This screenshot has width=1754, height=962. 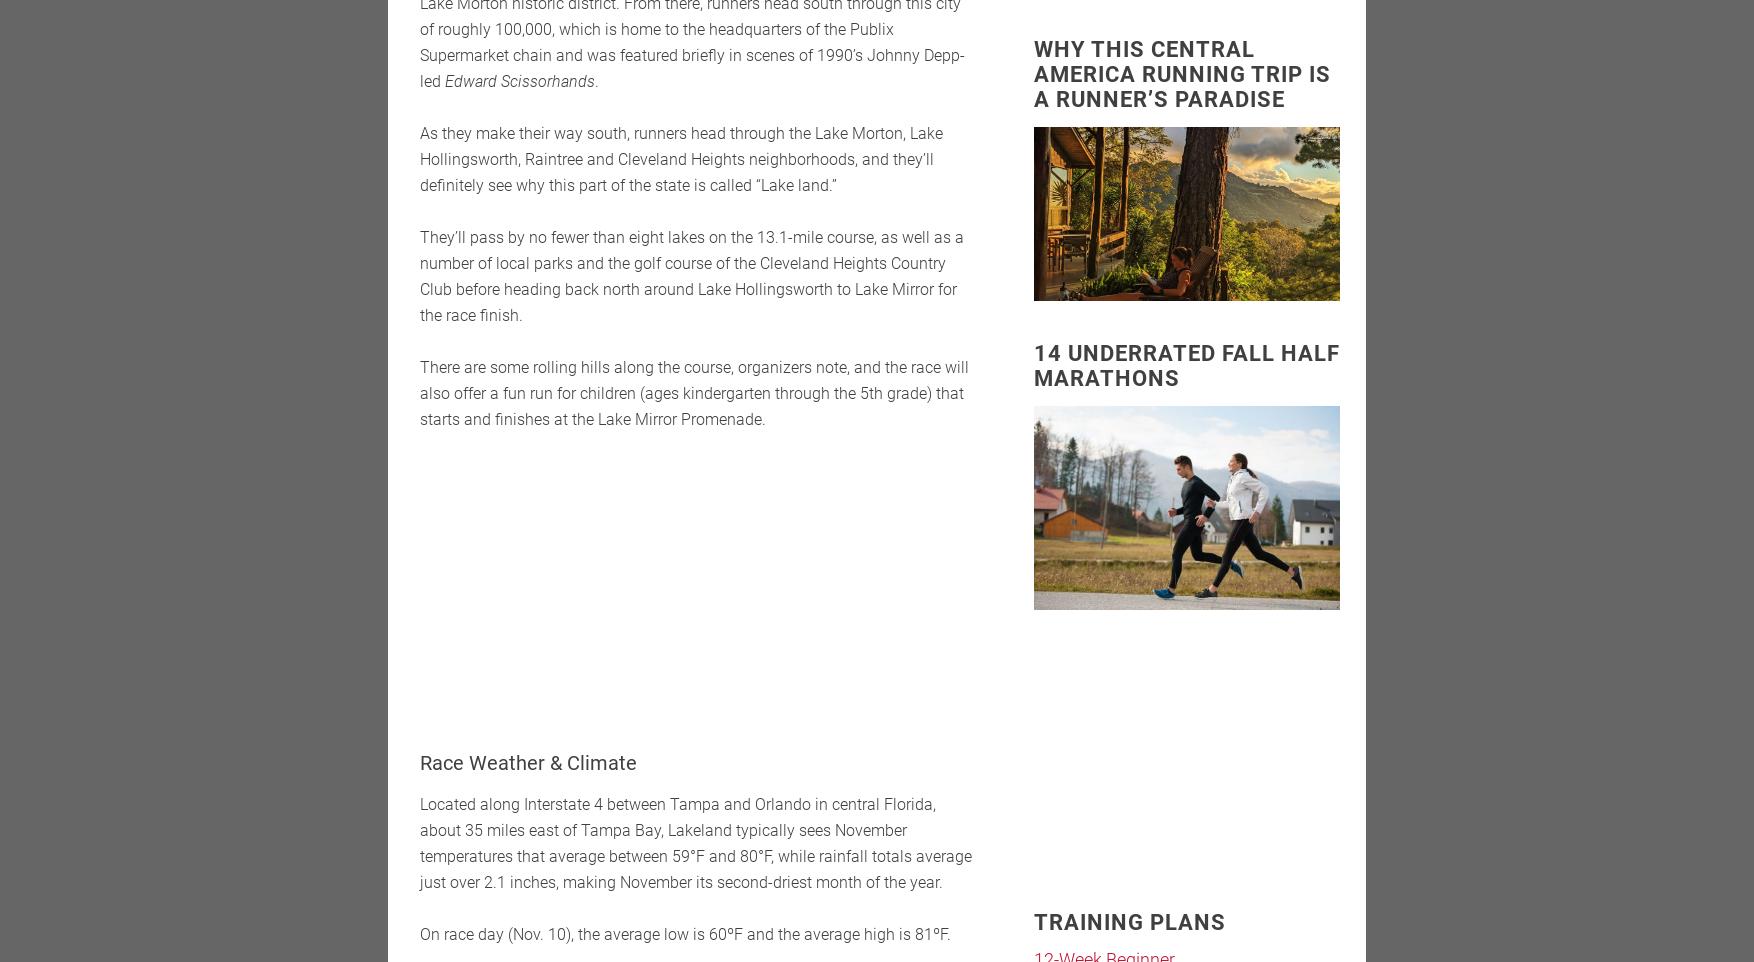 What do you see at coordinates (540, 934) in the screenshot?
I see `'. 10), the average low is 60ºF and the average high is 81ºF.'` at bounding box center [540, 934].